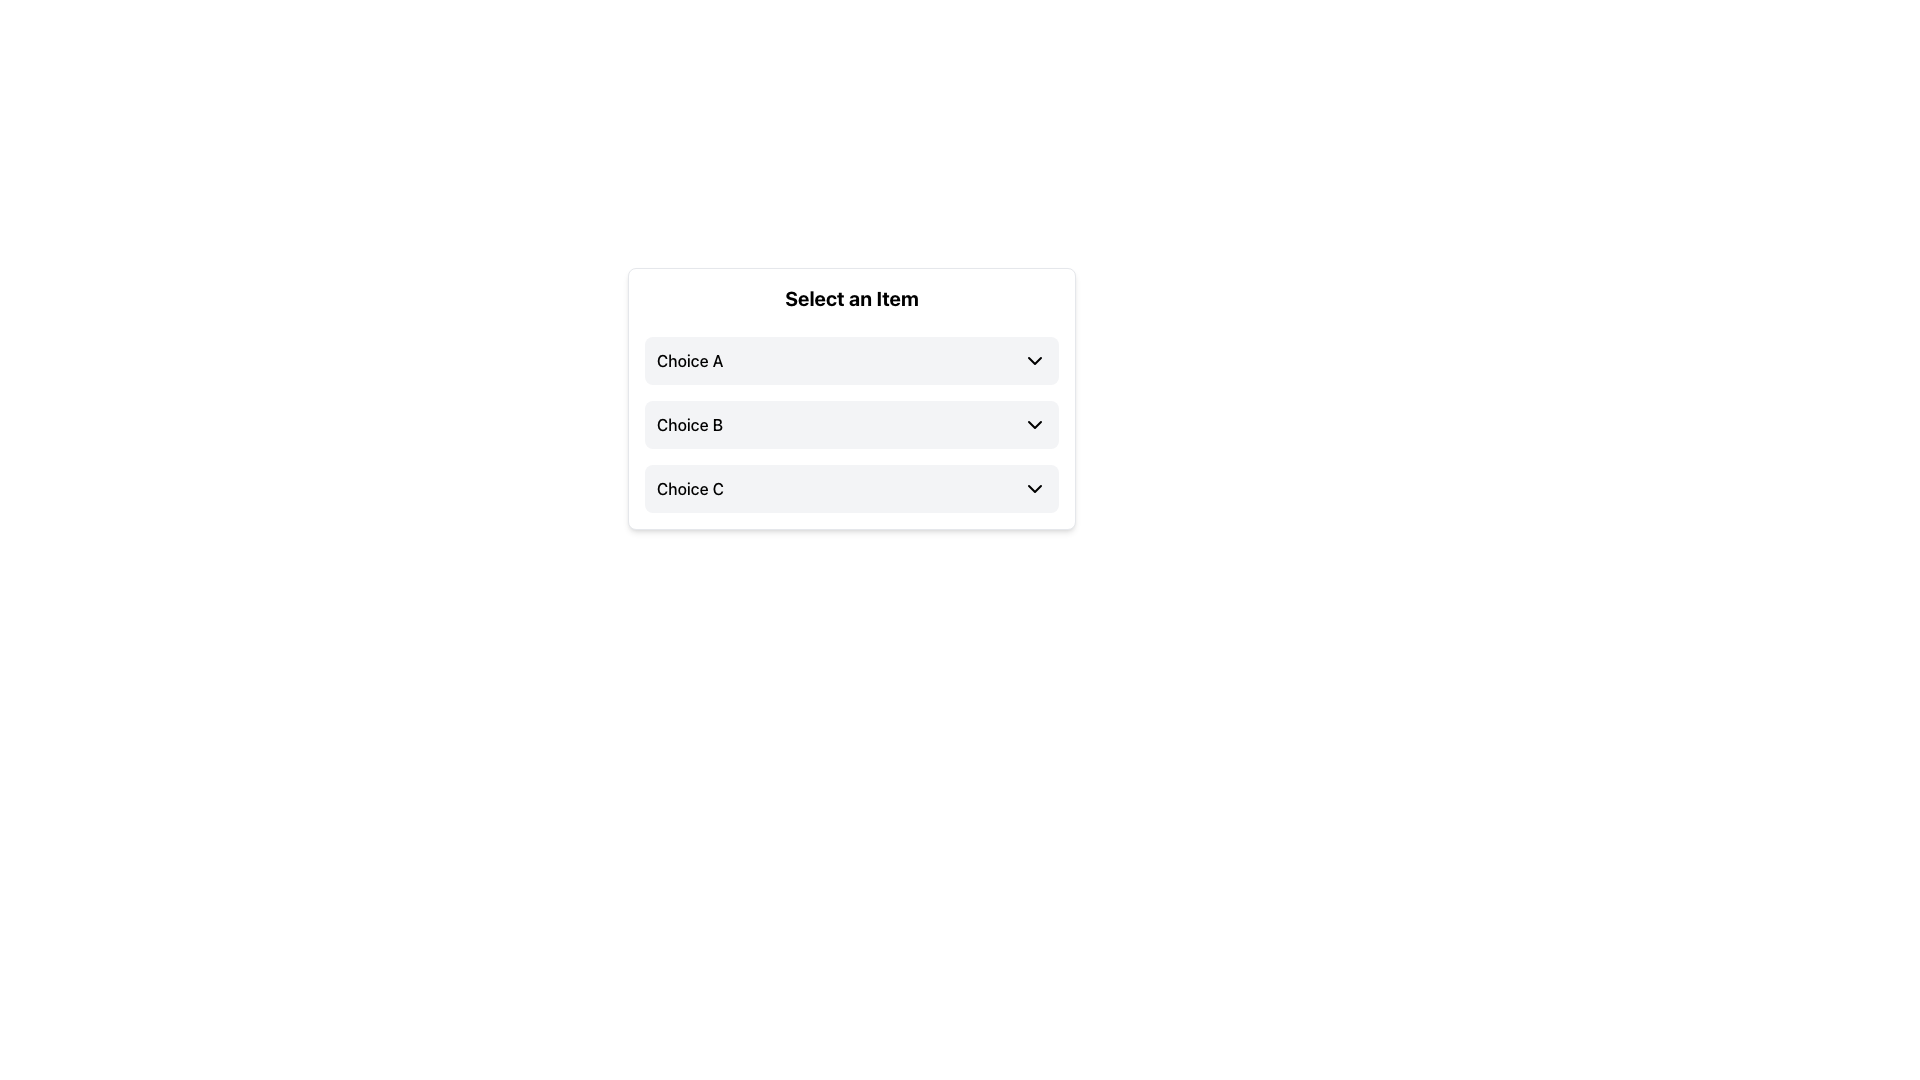  I want to click on the second item in the dropdown list, so click(851, 423).